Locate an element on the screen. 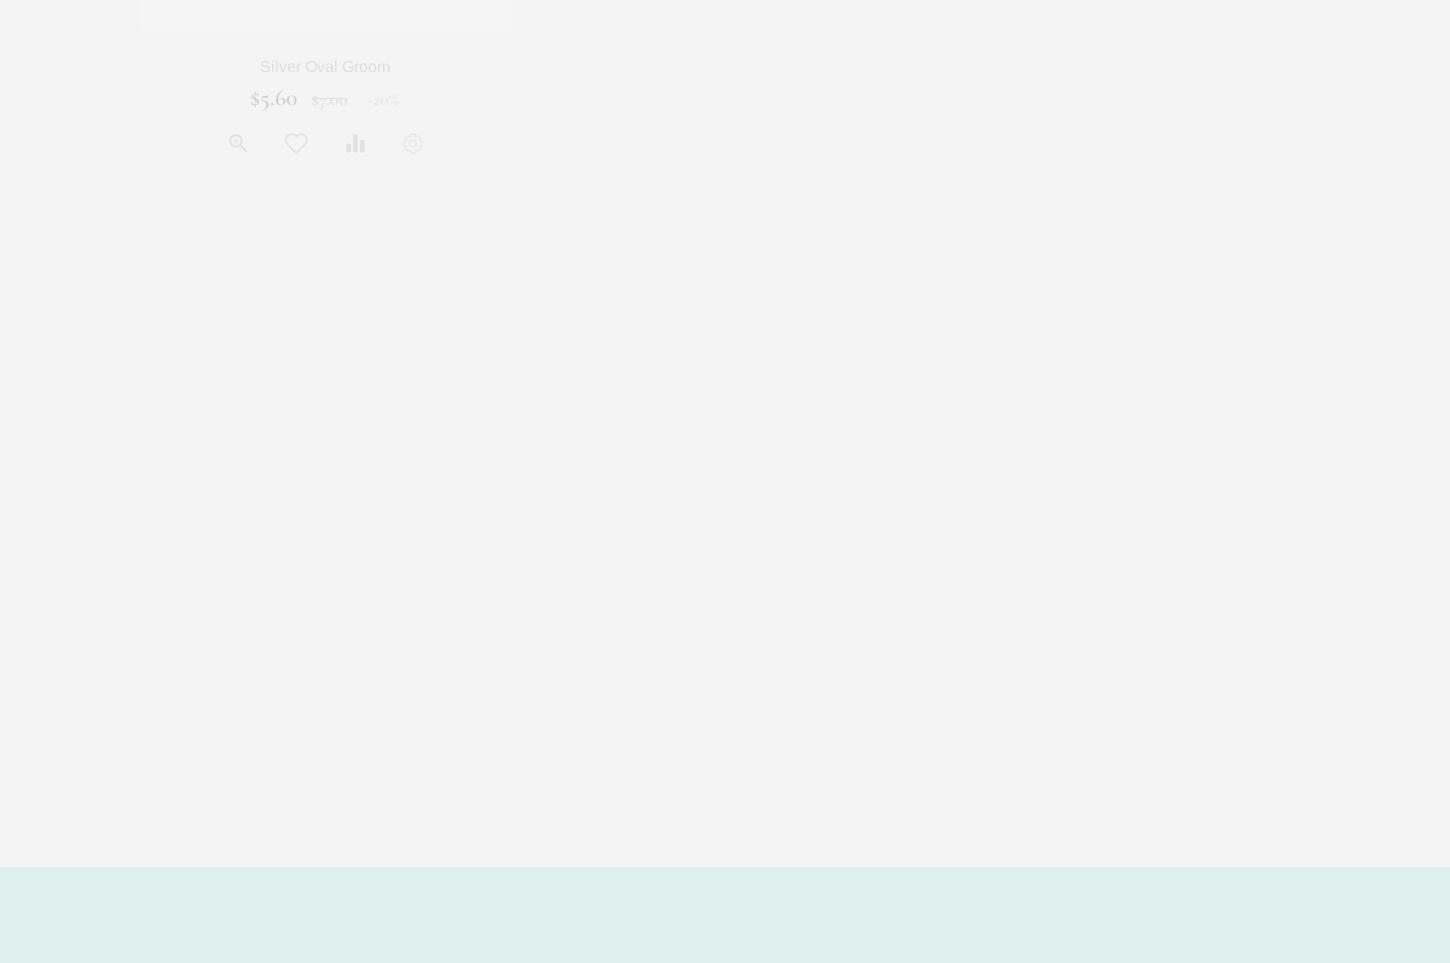 This screenshot has height=963, width=1450. '$500.00' is located at coordinates (1139, 97).